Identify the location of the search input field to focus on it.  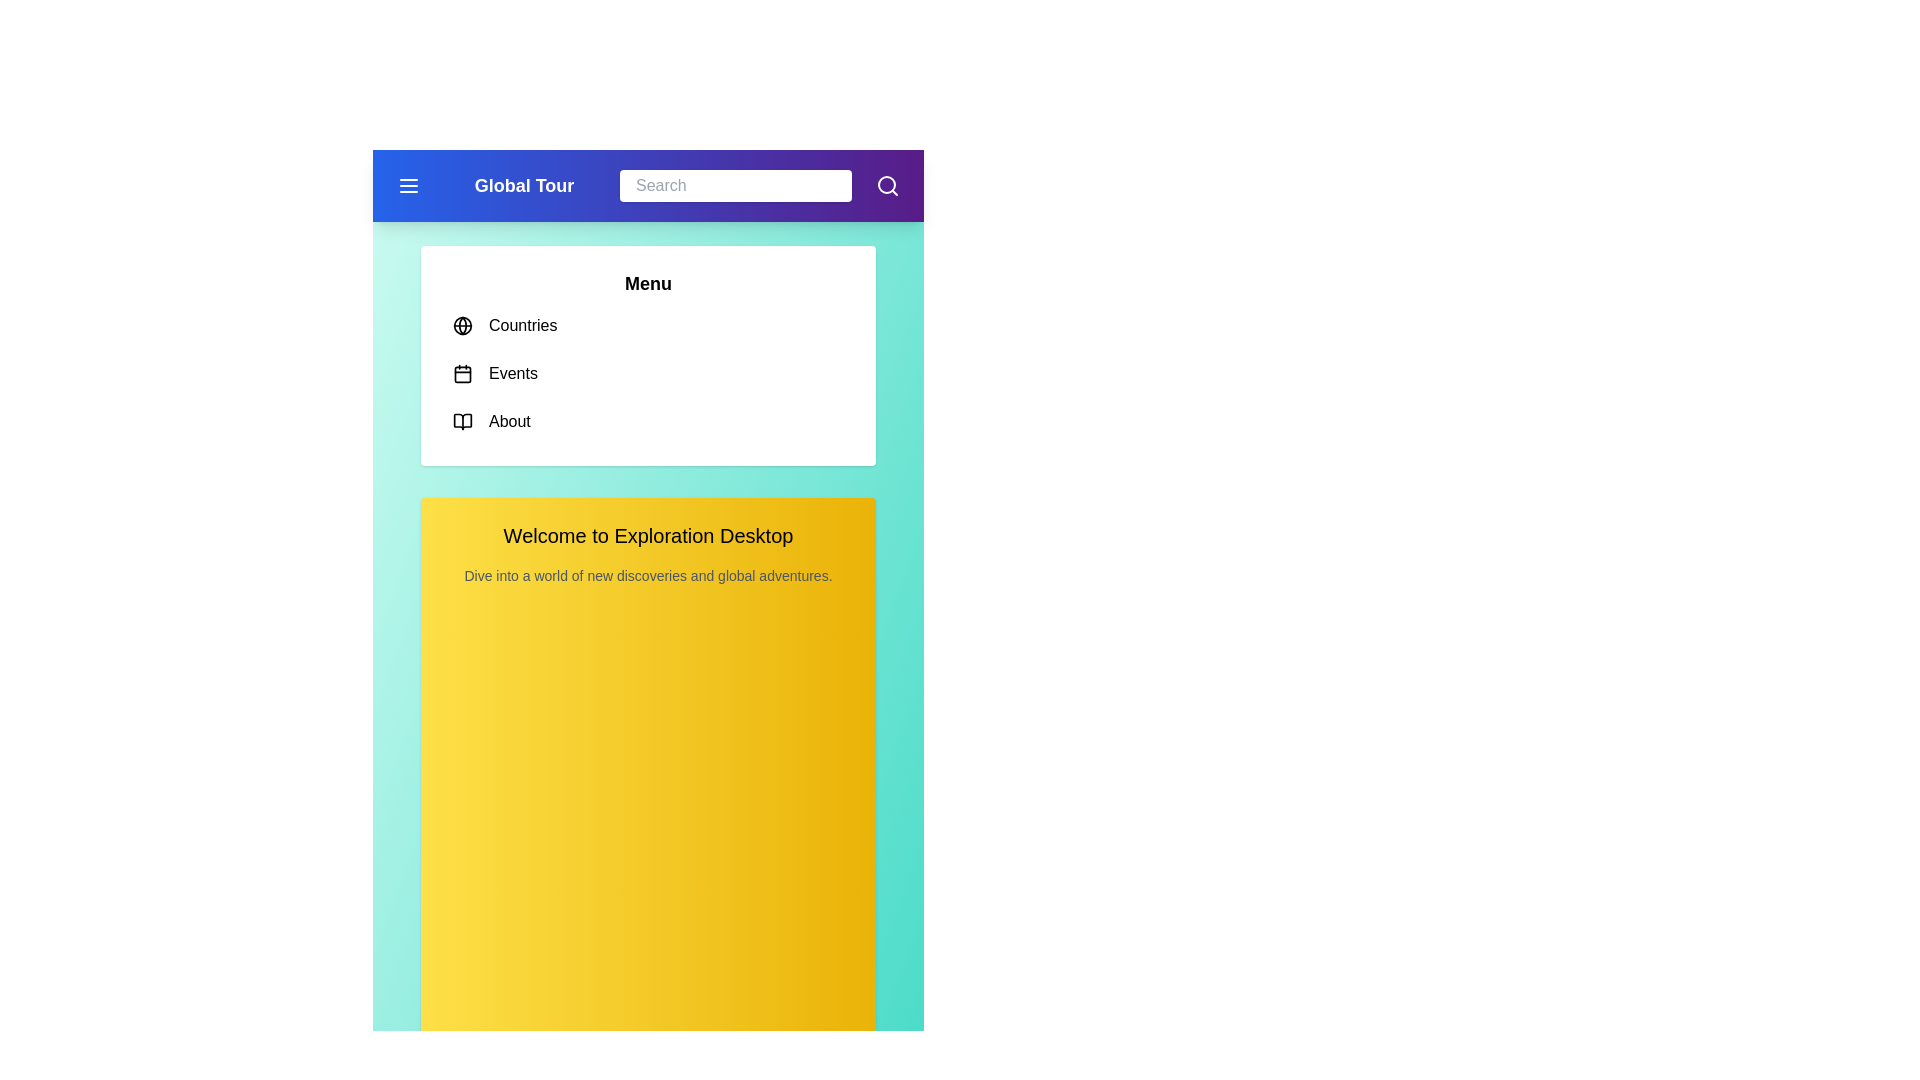
(734, 185).